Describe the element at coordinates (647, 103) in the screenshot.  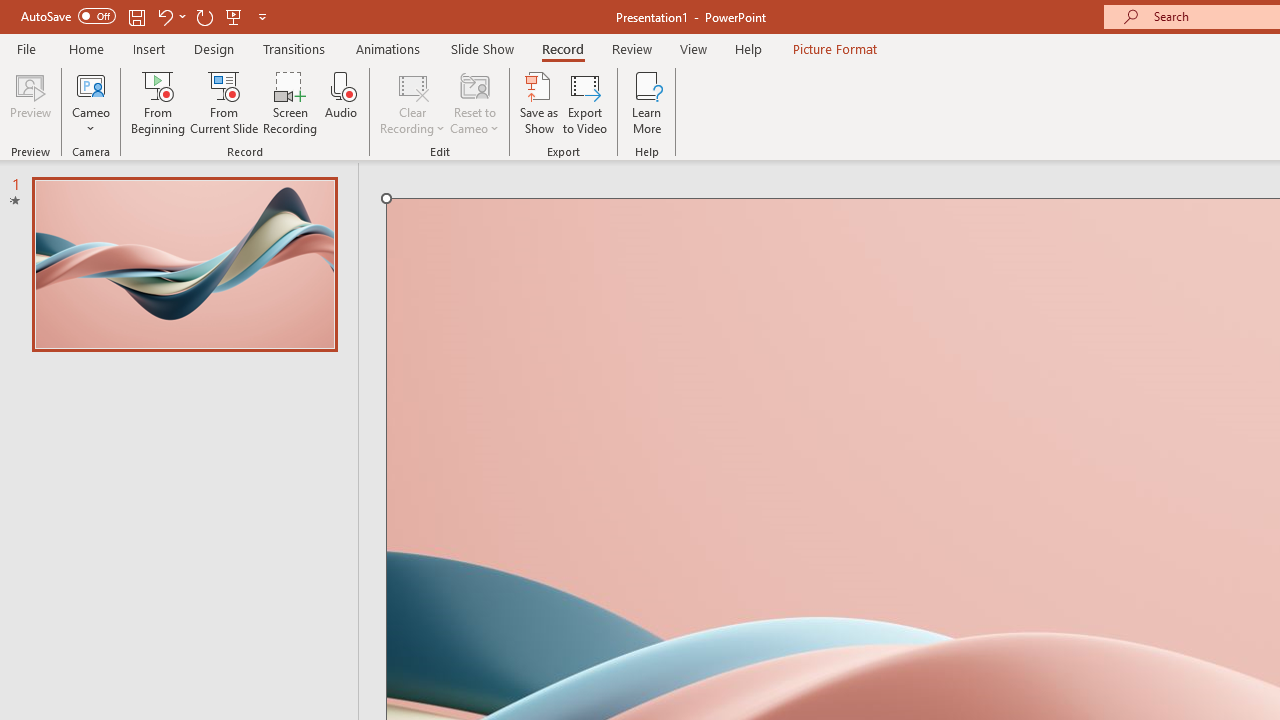
I see `'Learn More'` at that location.